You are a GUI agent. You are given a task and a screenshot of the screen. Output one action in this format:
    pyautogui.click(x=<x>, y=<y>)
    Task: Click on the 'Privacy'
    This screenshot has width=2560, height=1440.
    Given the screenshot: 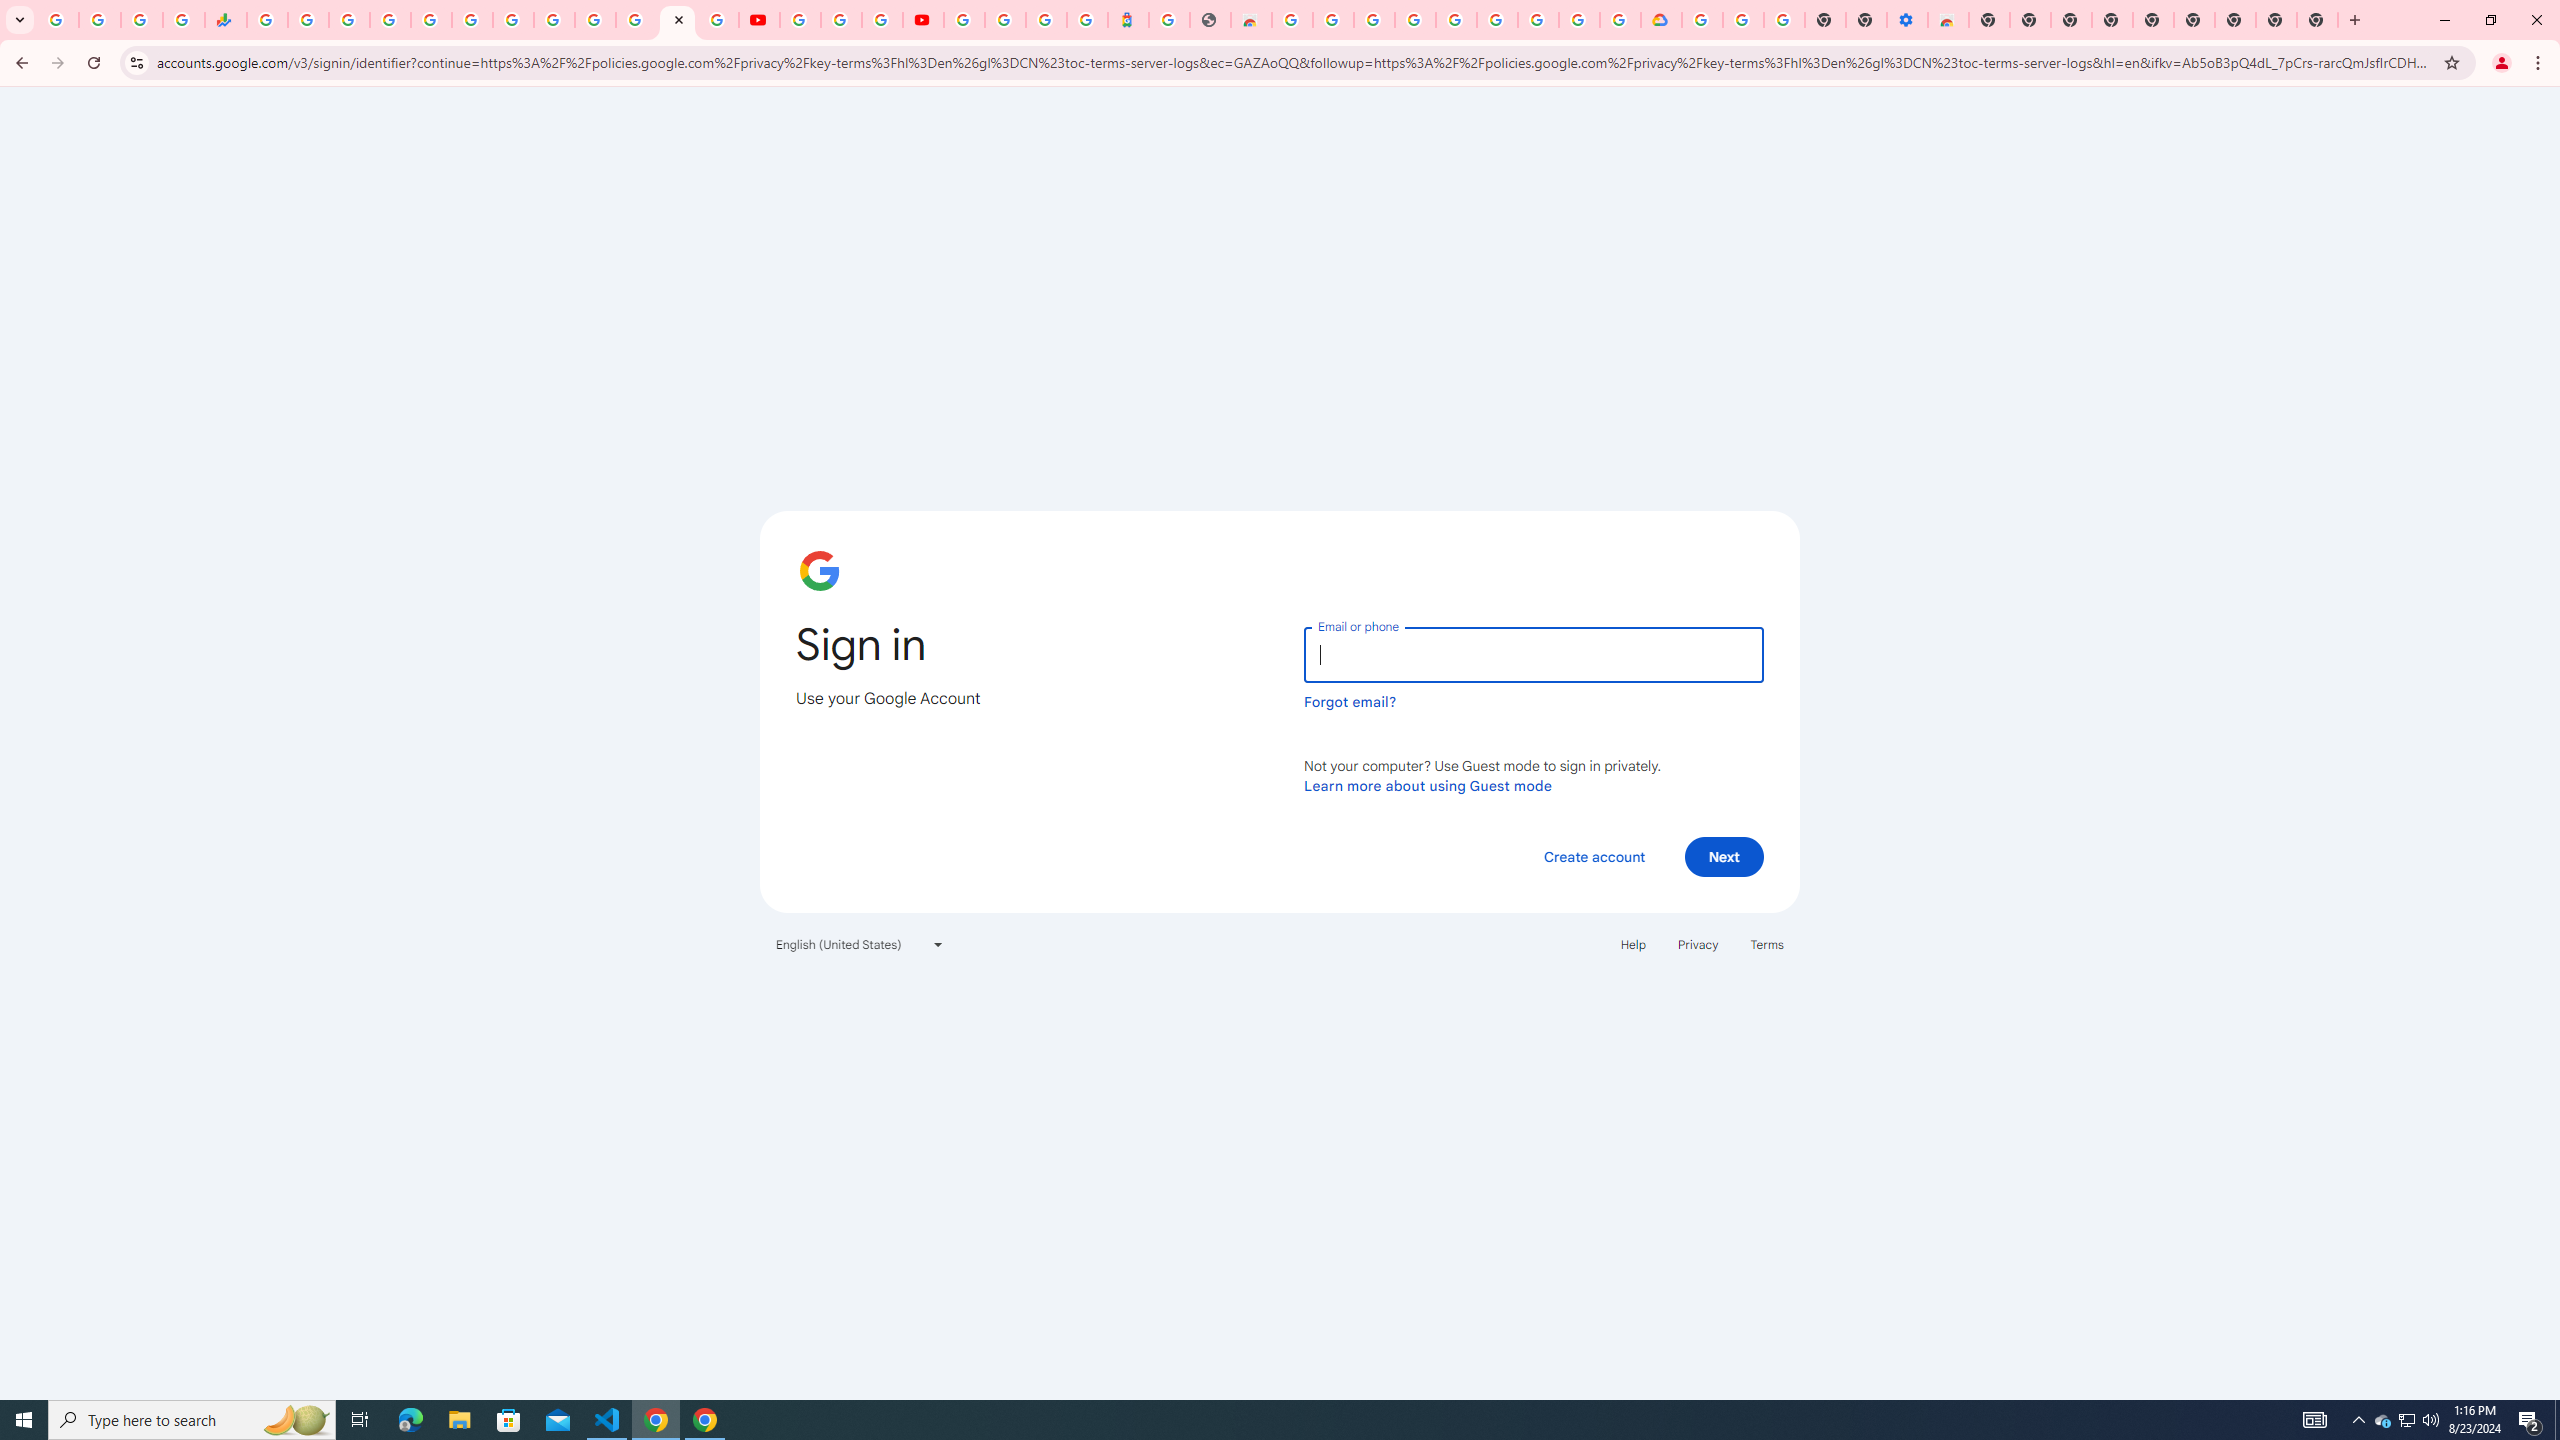 What is the action you would take?
    pyautogui.click(x=1696, y=942)
    